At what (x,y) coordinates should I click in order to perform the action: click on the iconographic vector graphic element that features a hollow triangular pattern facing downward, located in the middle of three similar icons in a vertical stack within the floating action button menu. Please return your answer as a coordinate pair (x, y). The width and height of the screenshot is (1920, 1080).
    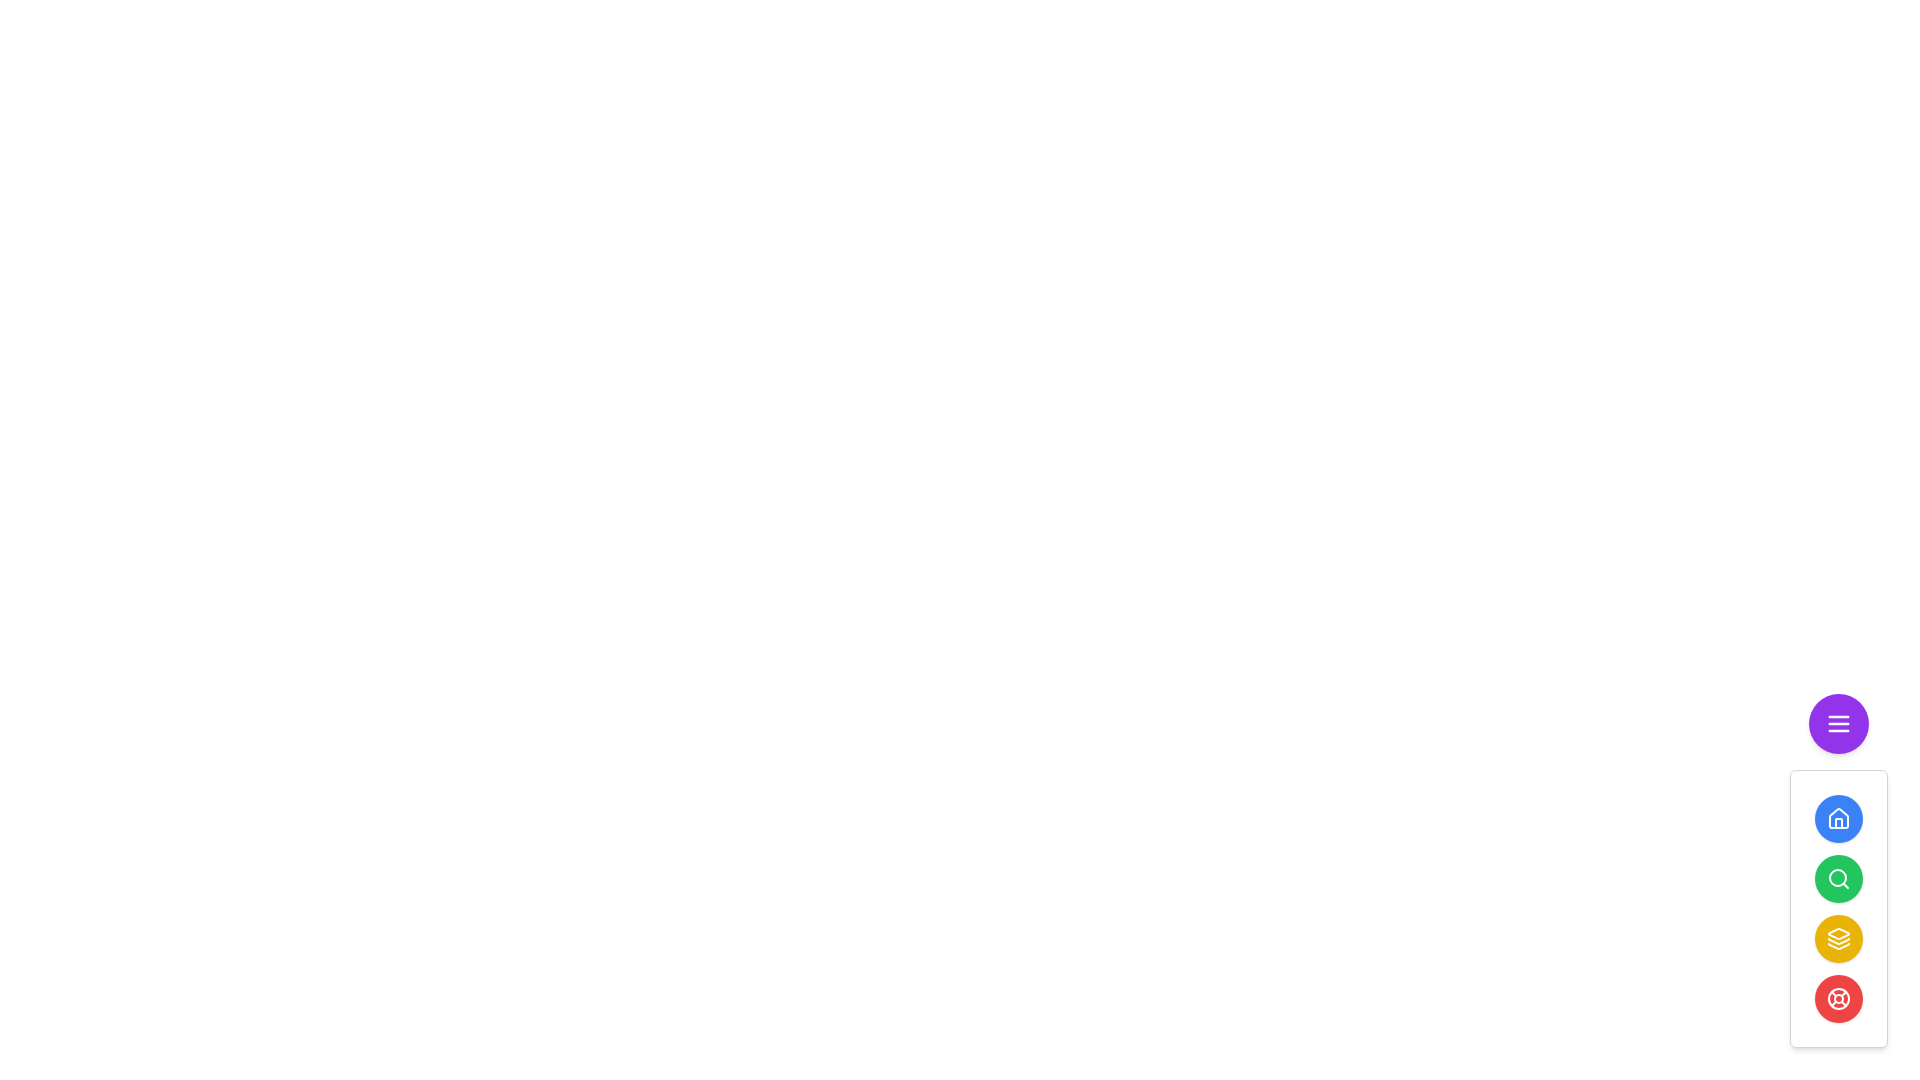
    Looking at the image, I should click on (1838, 941).